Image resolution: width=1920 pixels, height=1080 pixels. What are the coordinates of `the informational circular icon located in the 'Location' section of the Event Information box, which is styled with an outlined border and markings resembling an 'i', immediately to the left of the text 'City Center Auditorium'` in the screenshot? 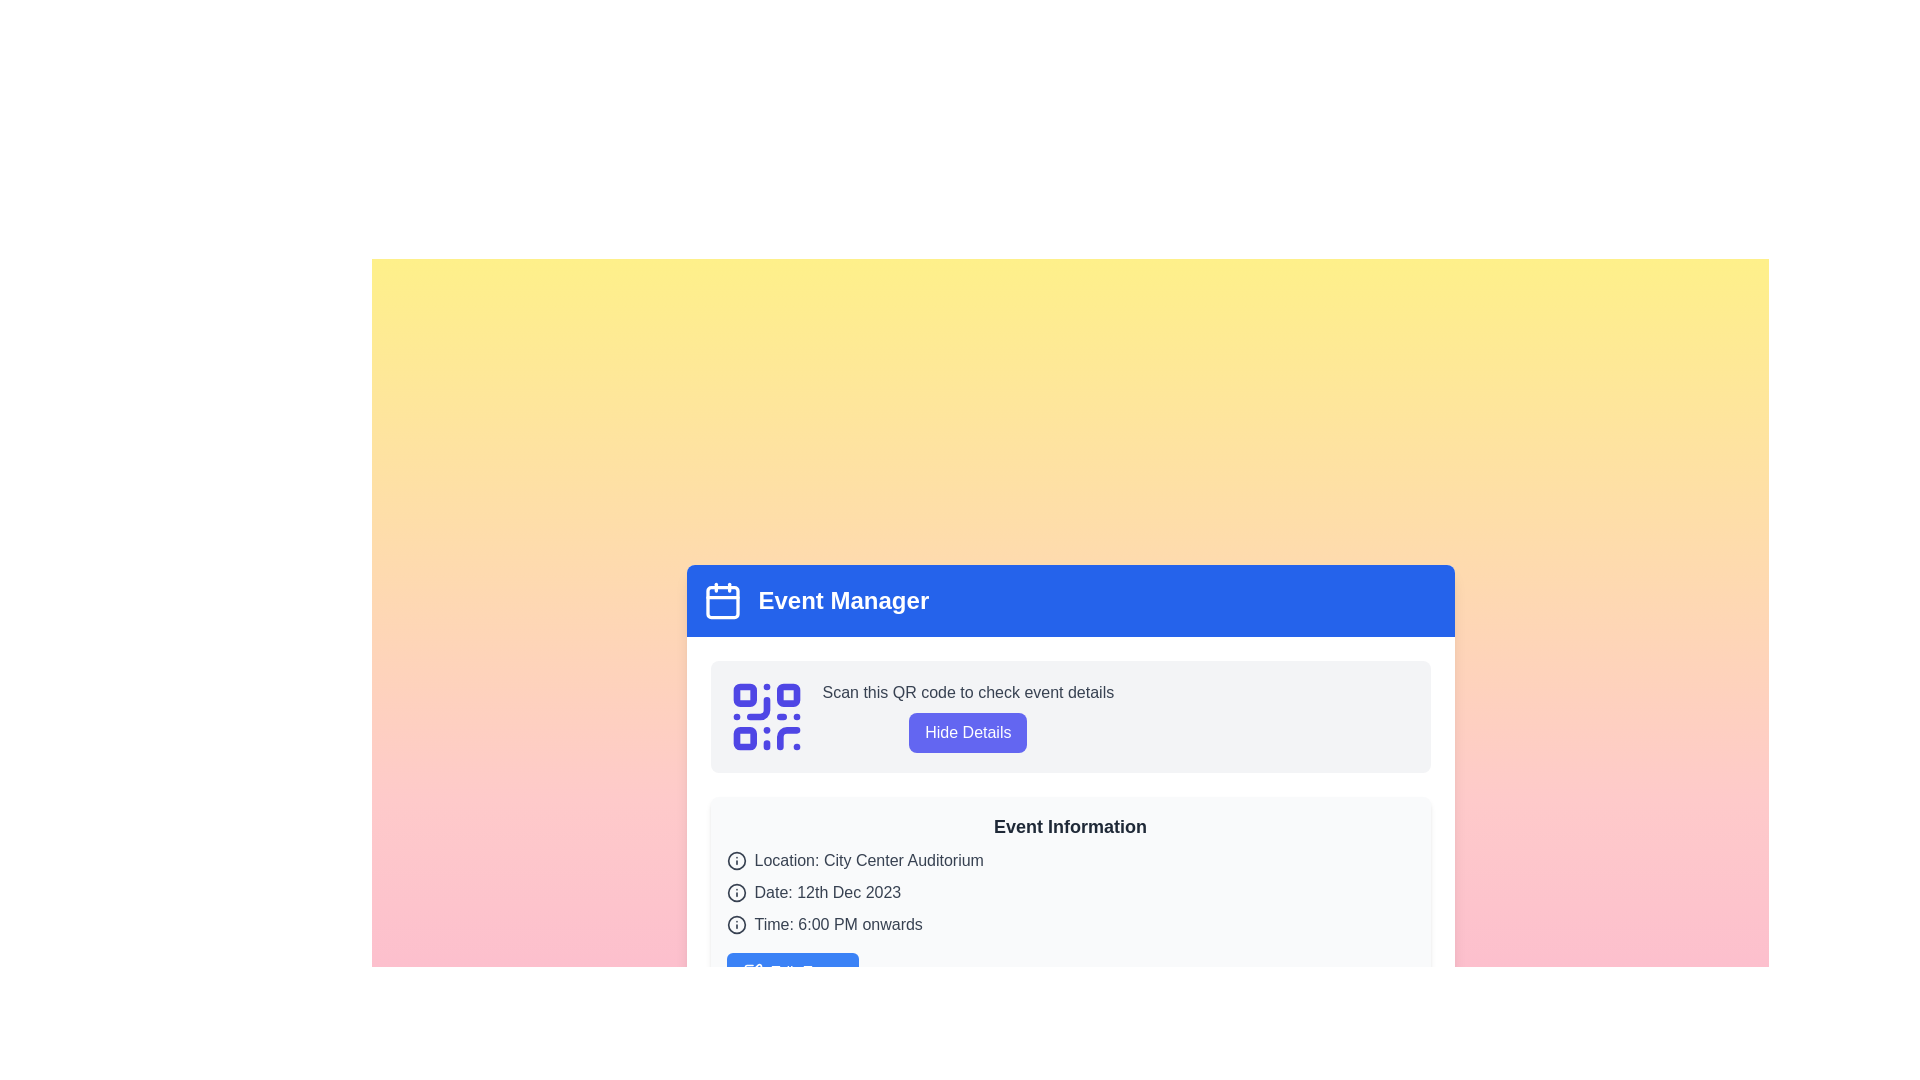 It's located at (735, 859).